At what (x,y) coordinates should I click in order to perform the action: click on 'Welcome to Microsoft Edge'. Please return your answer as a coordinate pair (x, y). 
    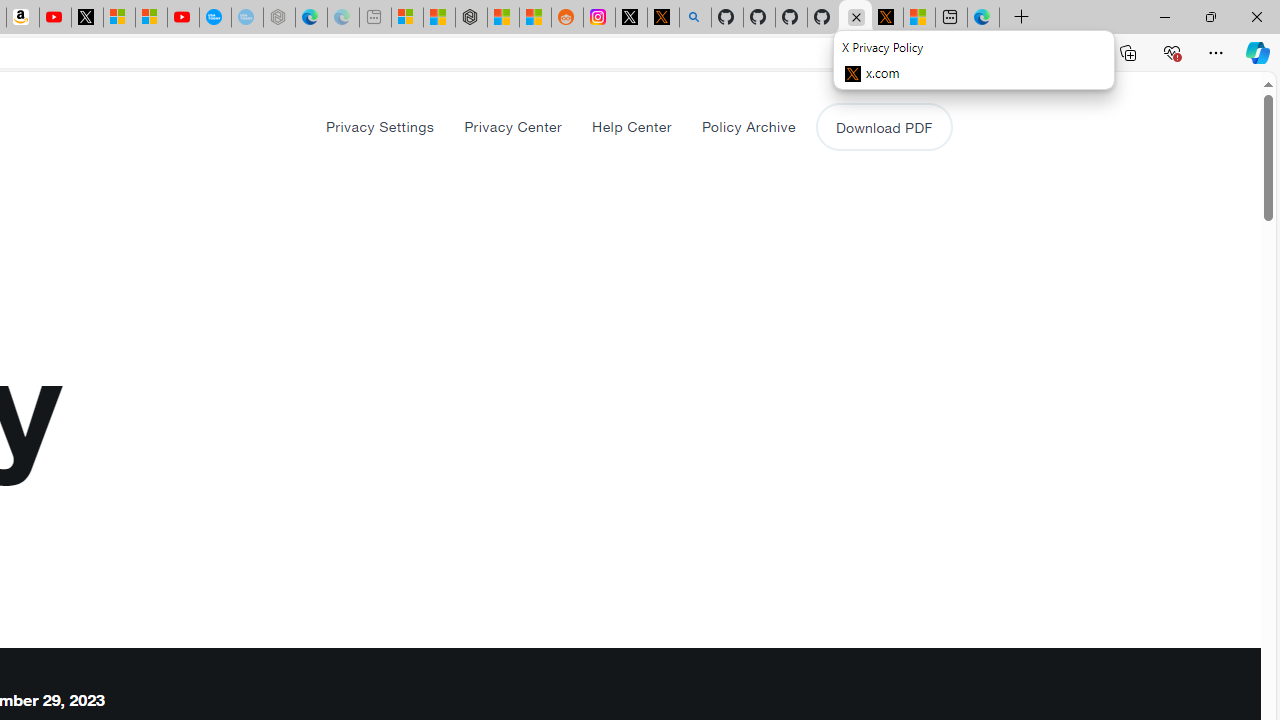
    Looking at the image, I should click on (983, 17).